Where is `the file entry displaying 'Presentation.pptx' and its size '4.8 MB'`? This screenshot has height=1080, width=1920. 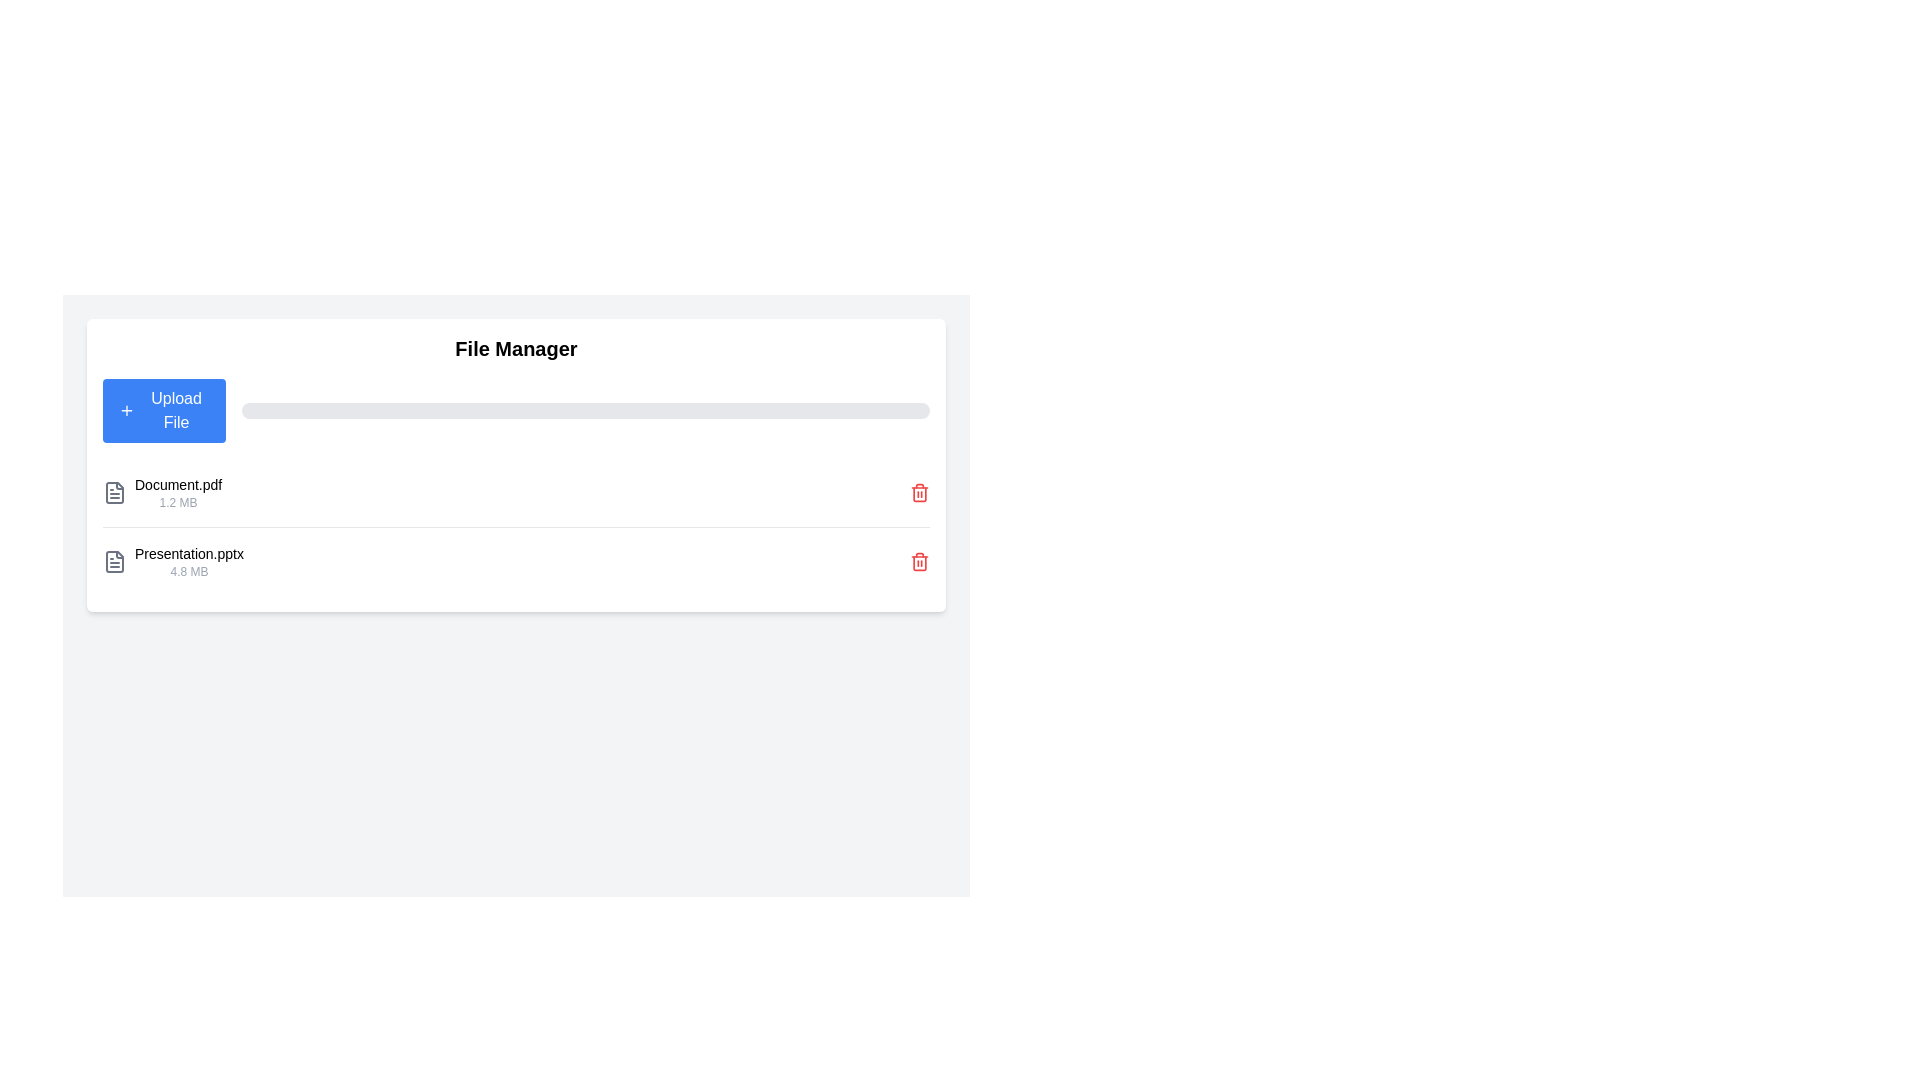 the file entry displaying 'Presentation.pptx' and its size '4.8 MB' is located at coordinates (189, 562).